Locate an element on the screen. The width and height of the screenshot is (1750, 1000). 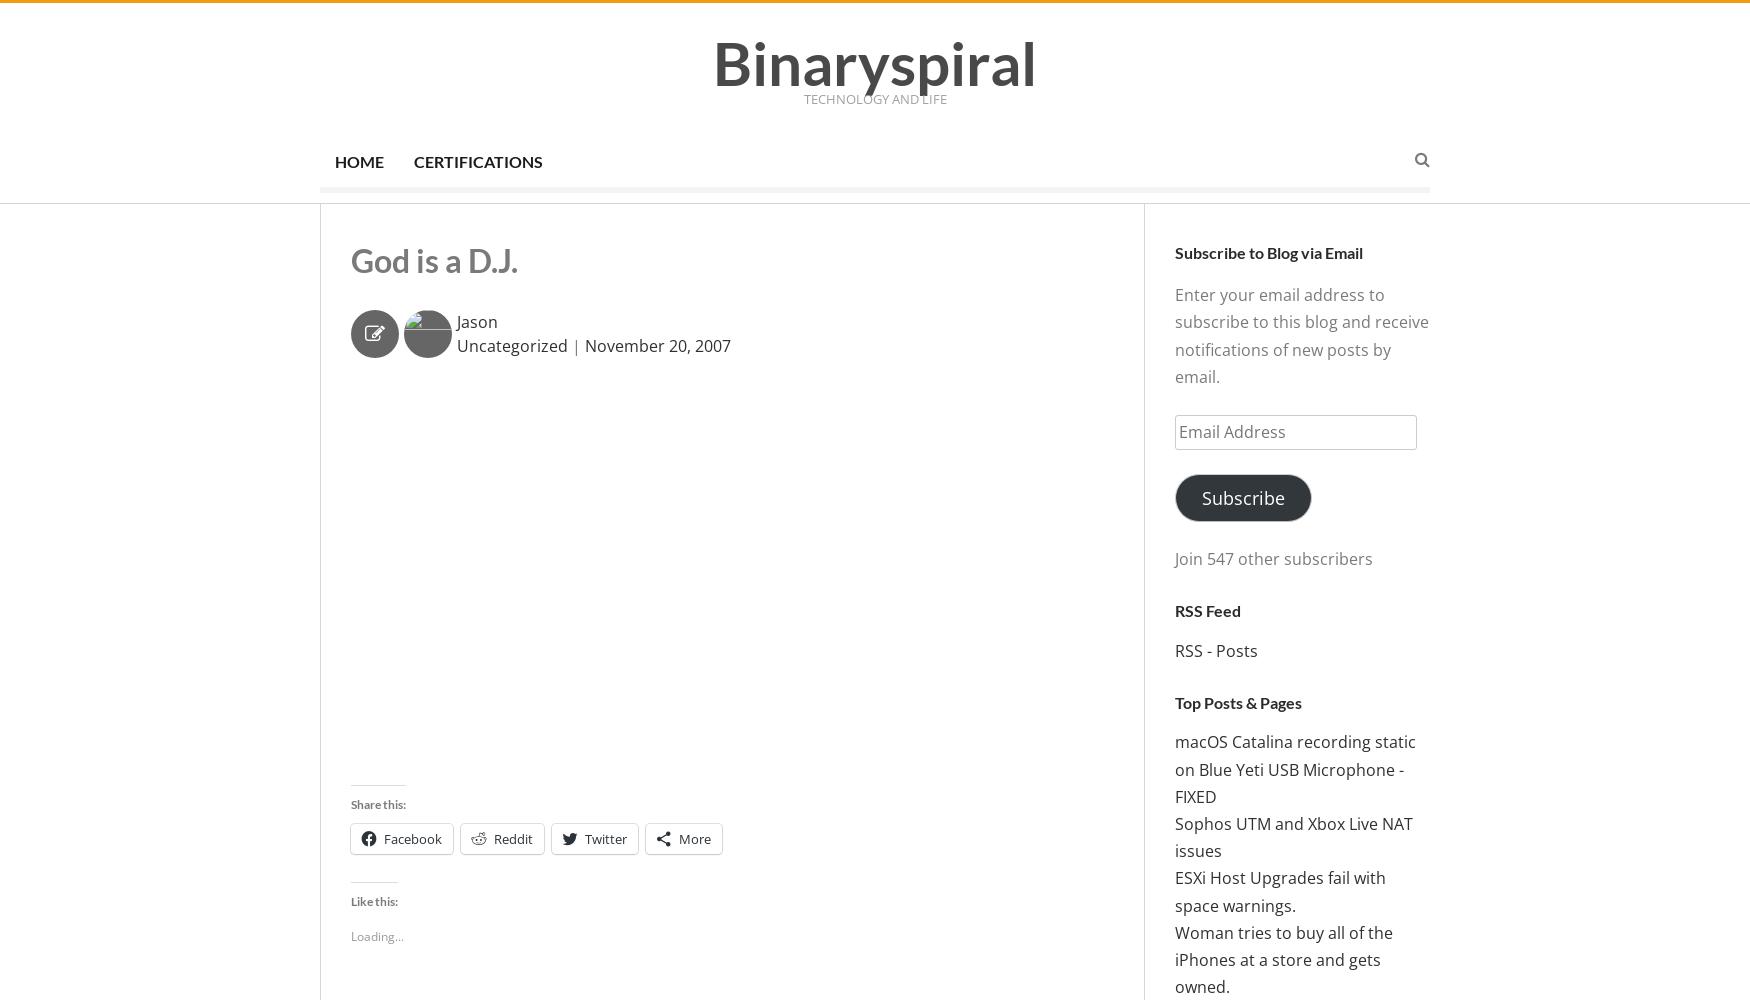
'Top Posts & Pages' is located at coordinates (1238, 700).